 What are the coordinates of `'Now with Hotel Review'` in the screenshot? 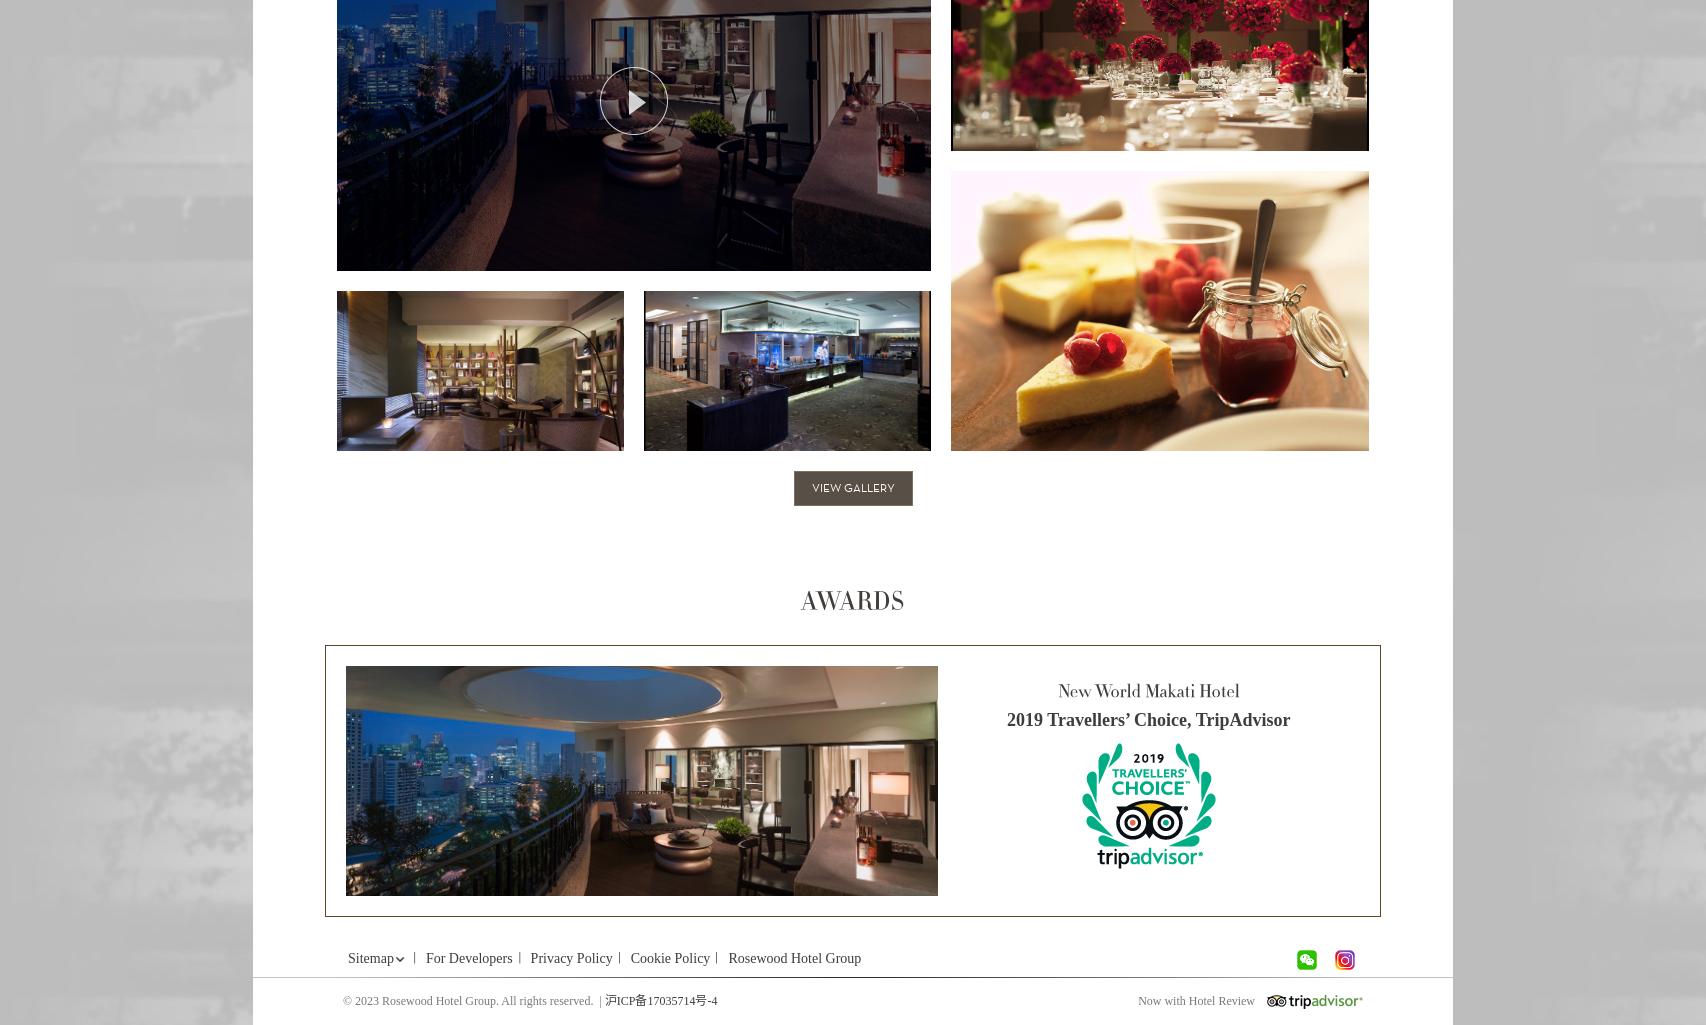 It's located at (1202, 1000).